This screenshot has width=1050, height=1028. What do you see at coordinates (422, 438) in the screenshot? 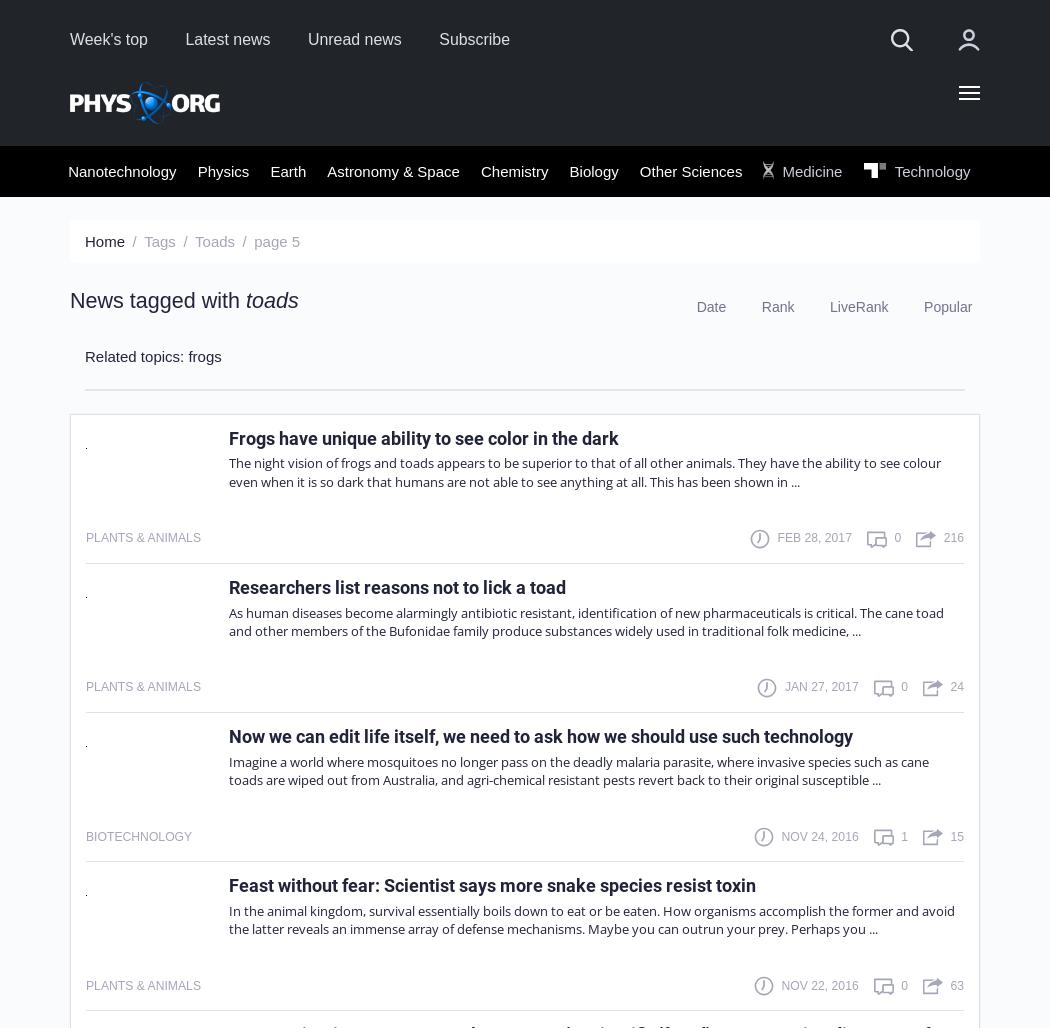
I see `'Frogs have unique ability to see color in the dark'` at bounding box center [422, 438].